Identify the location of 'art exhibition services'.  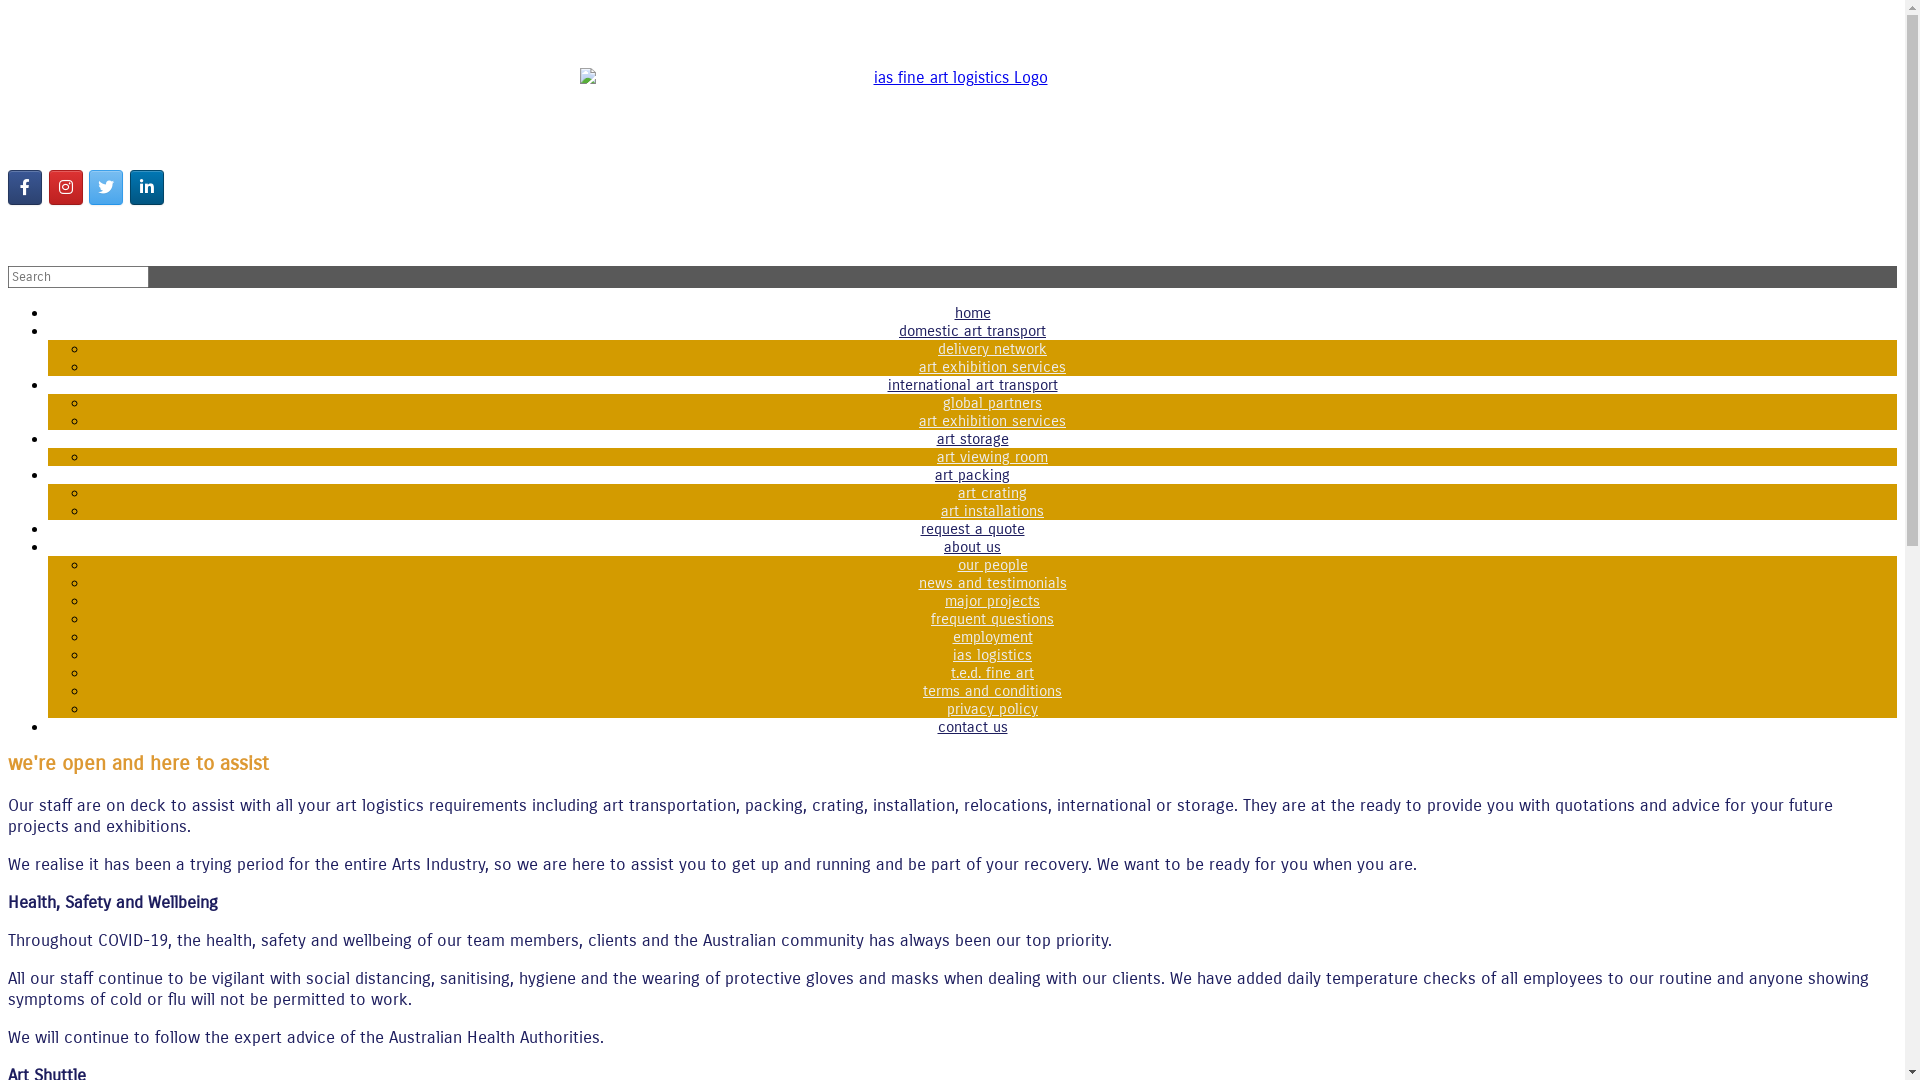
(992, 366).